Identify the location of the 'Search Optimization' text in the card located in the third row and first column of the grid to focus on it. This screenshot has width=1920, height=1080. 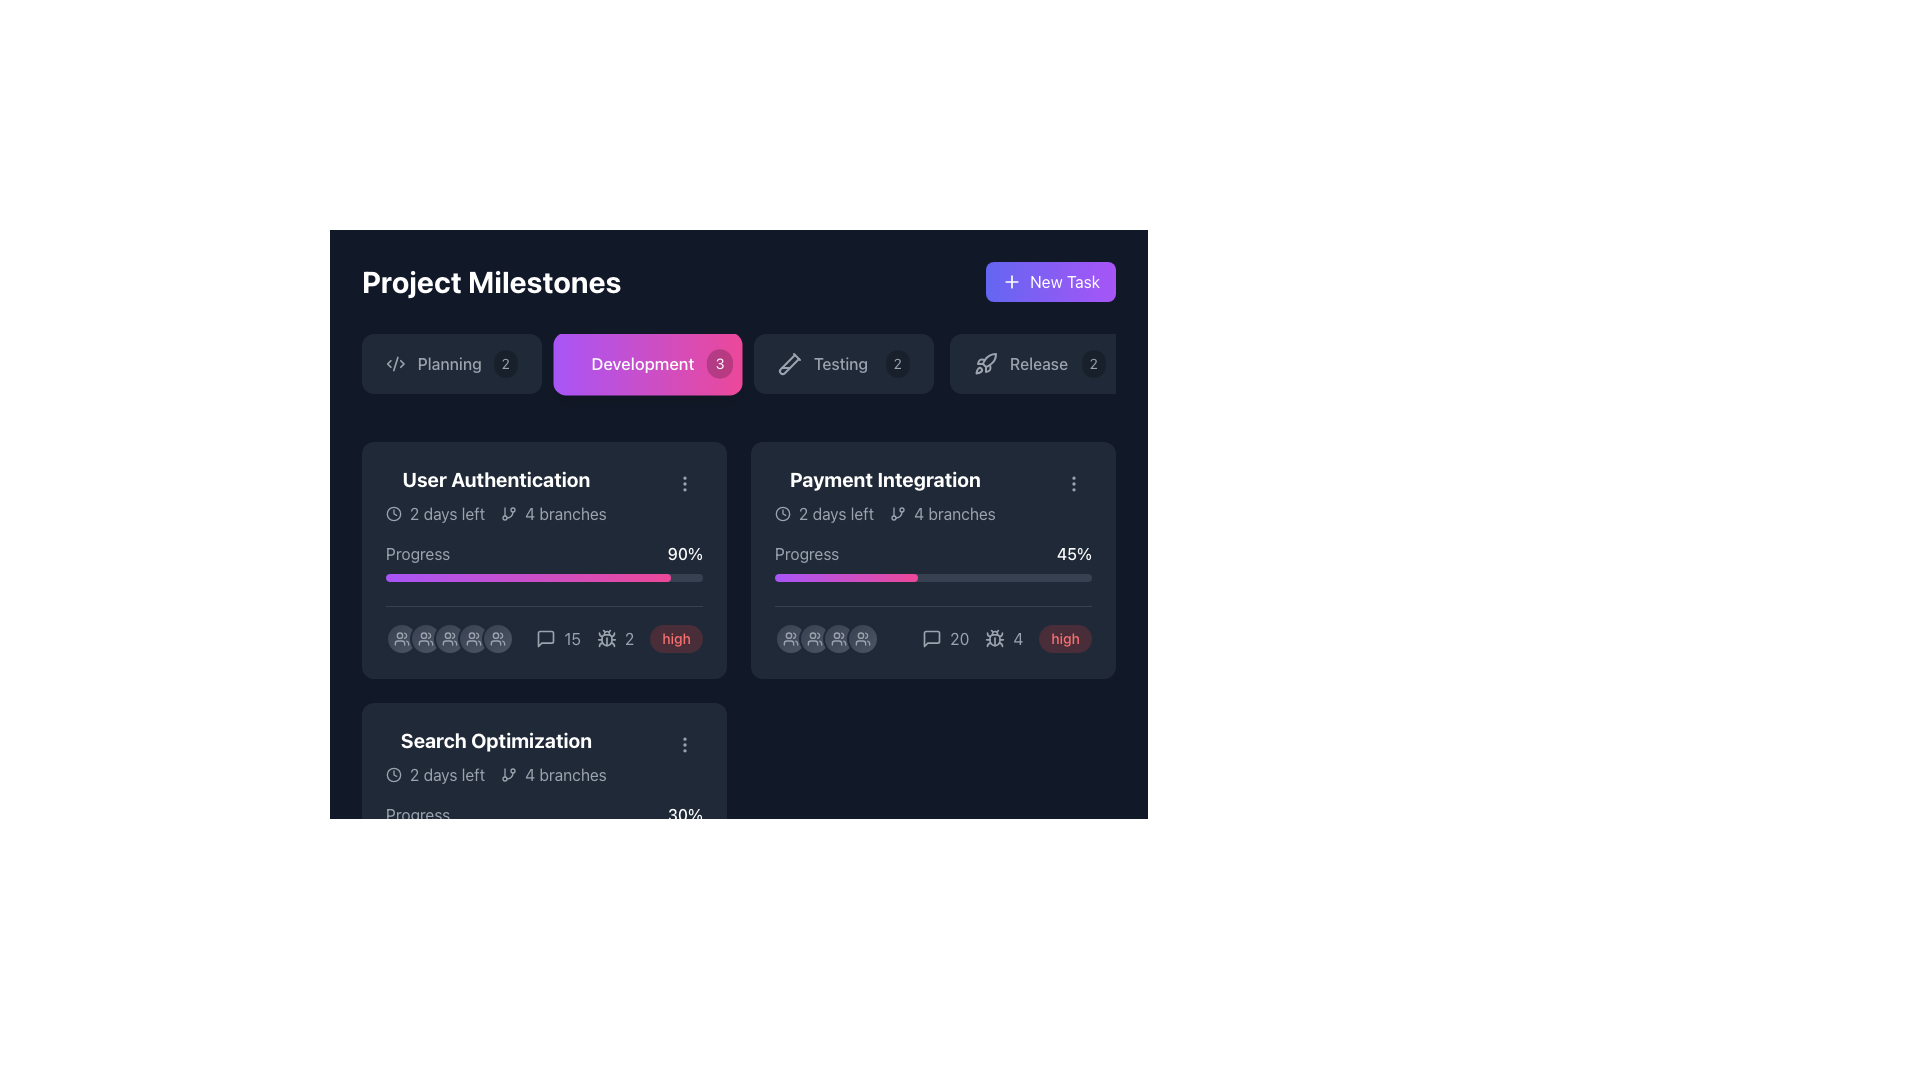
(496, 756).